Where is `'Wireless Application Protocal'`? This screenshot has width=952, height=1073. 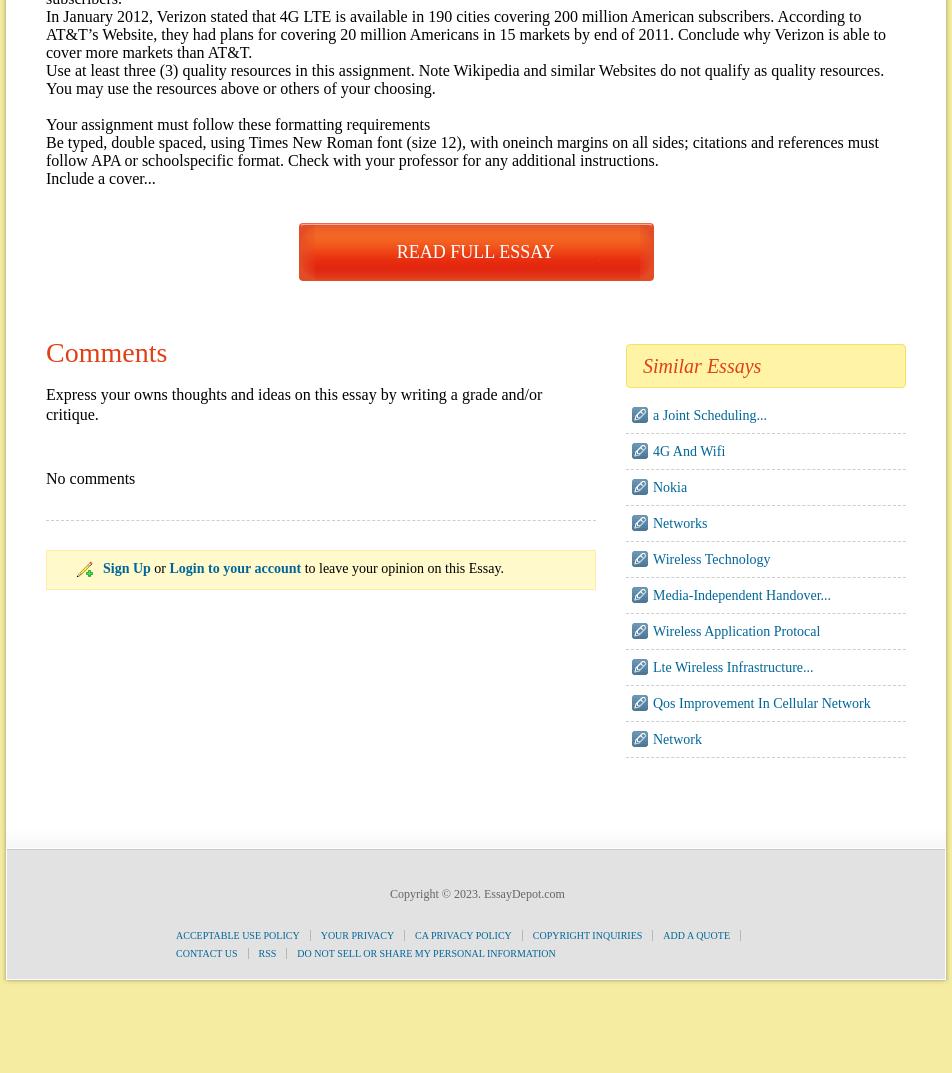
'Wireless Application Protocal' is located at coordinates (736, 630).